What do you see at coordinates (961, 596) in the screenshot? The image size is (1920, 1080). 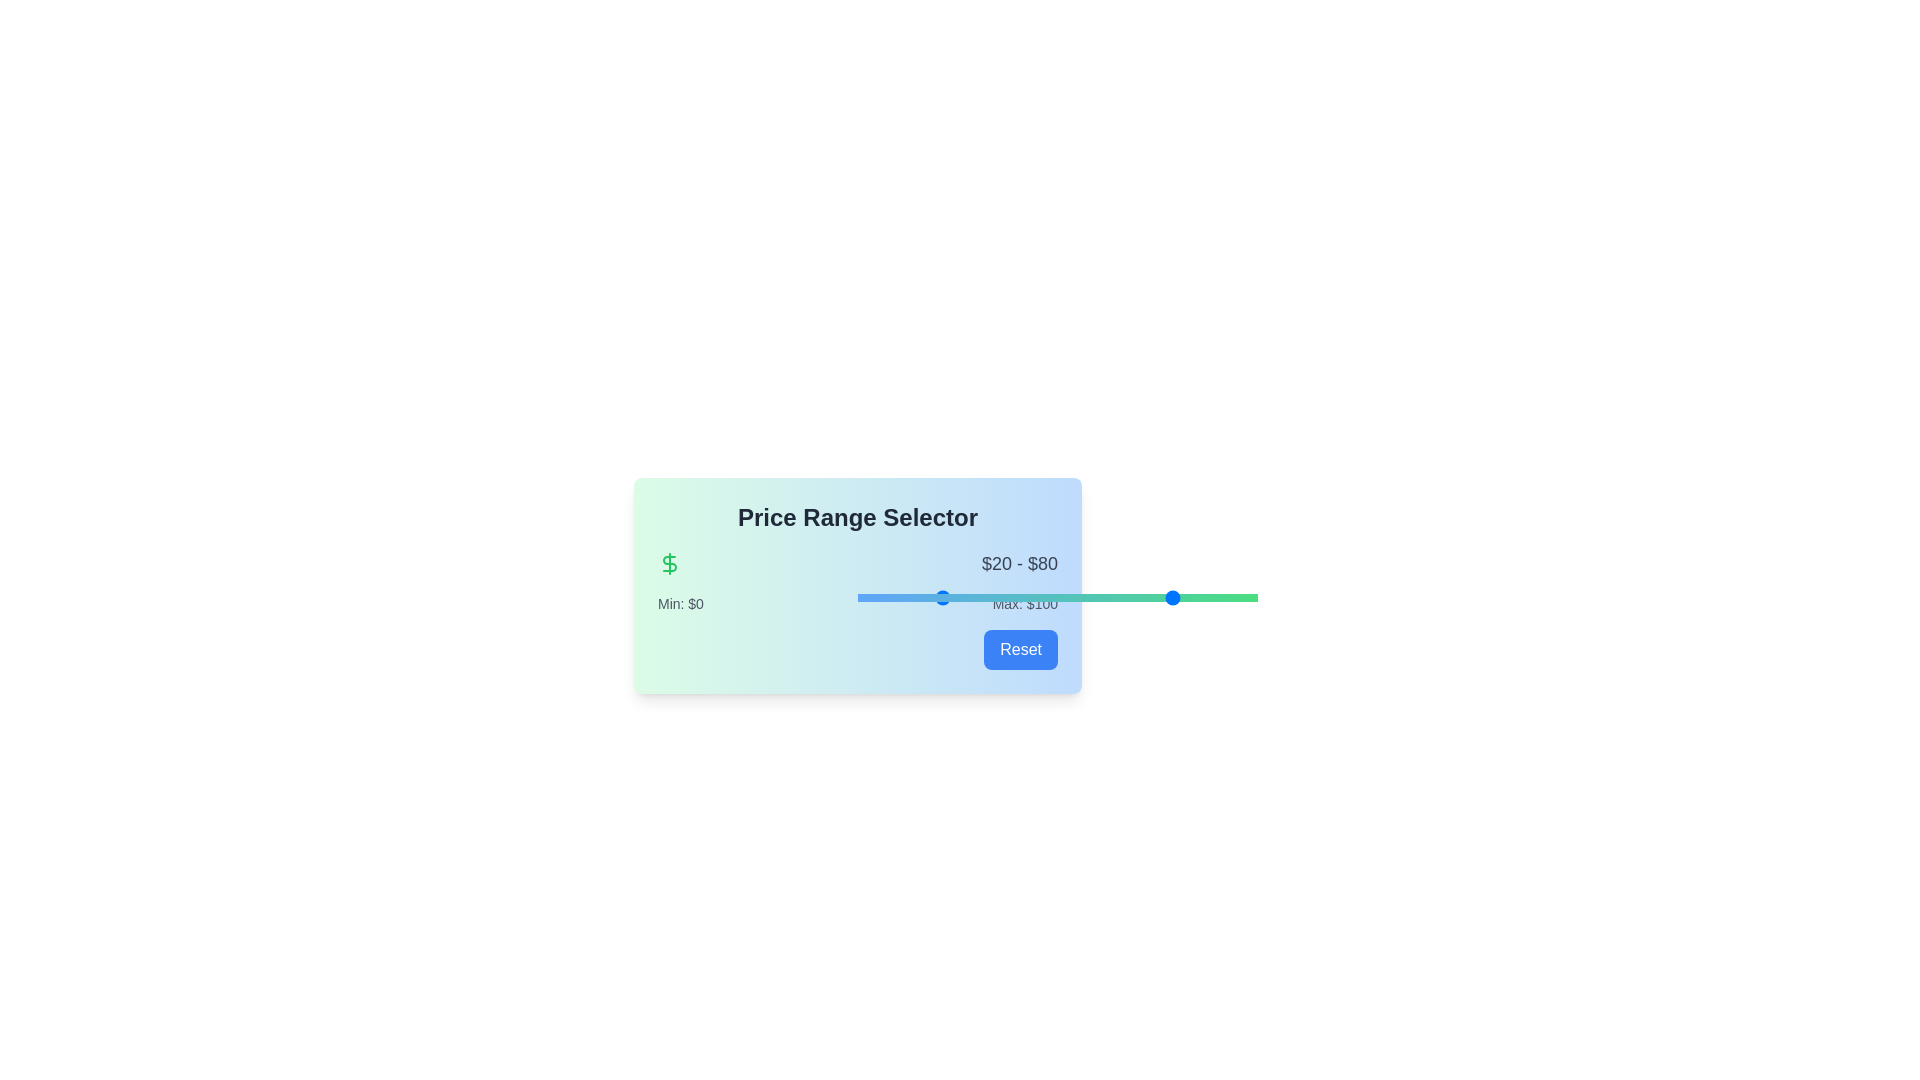 I see `the slider` at bounding box center [961, 596].